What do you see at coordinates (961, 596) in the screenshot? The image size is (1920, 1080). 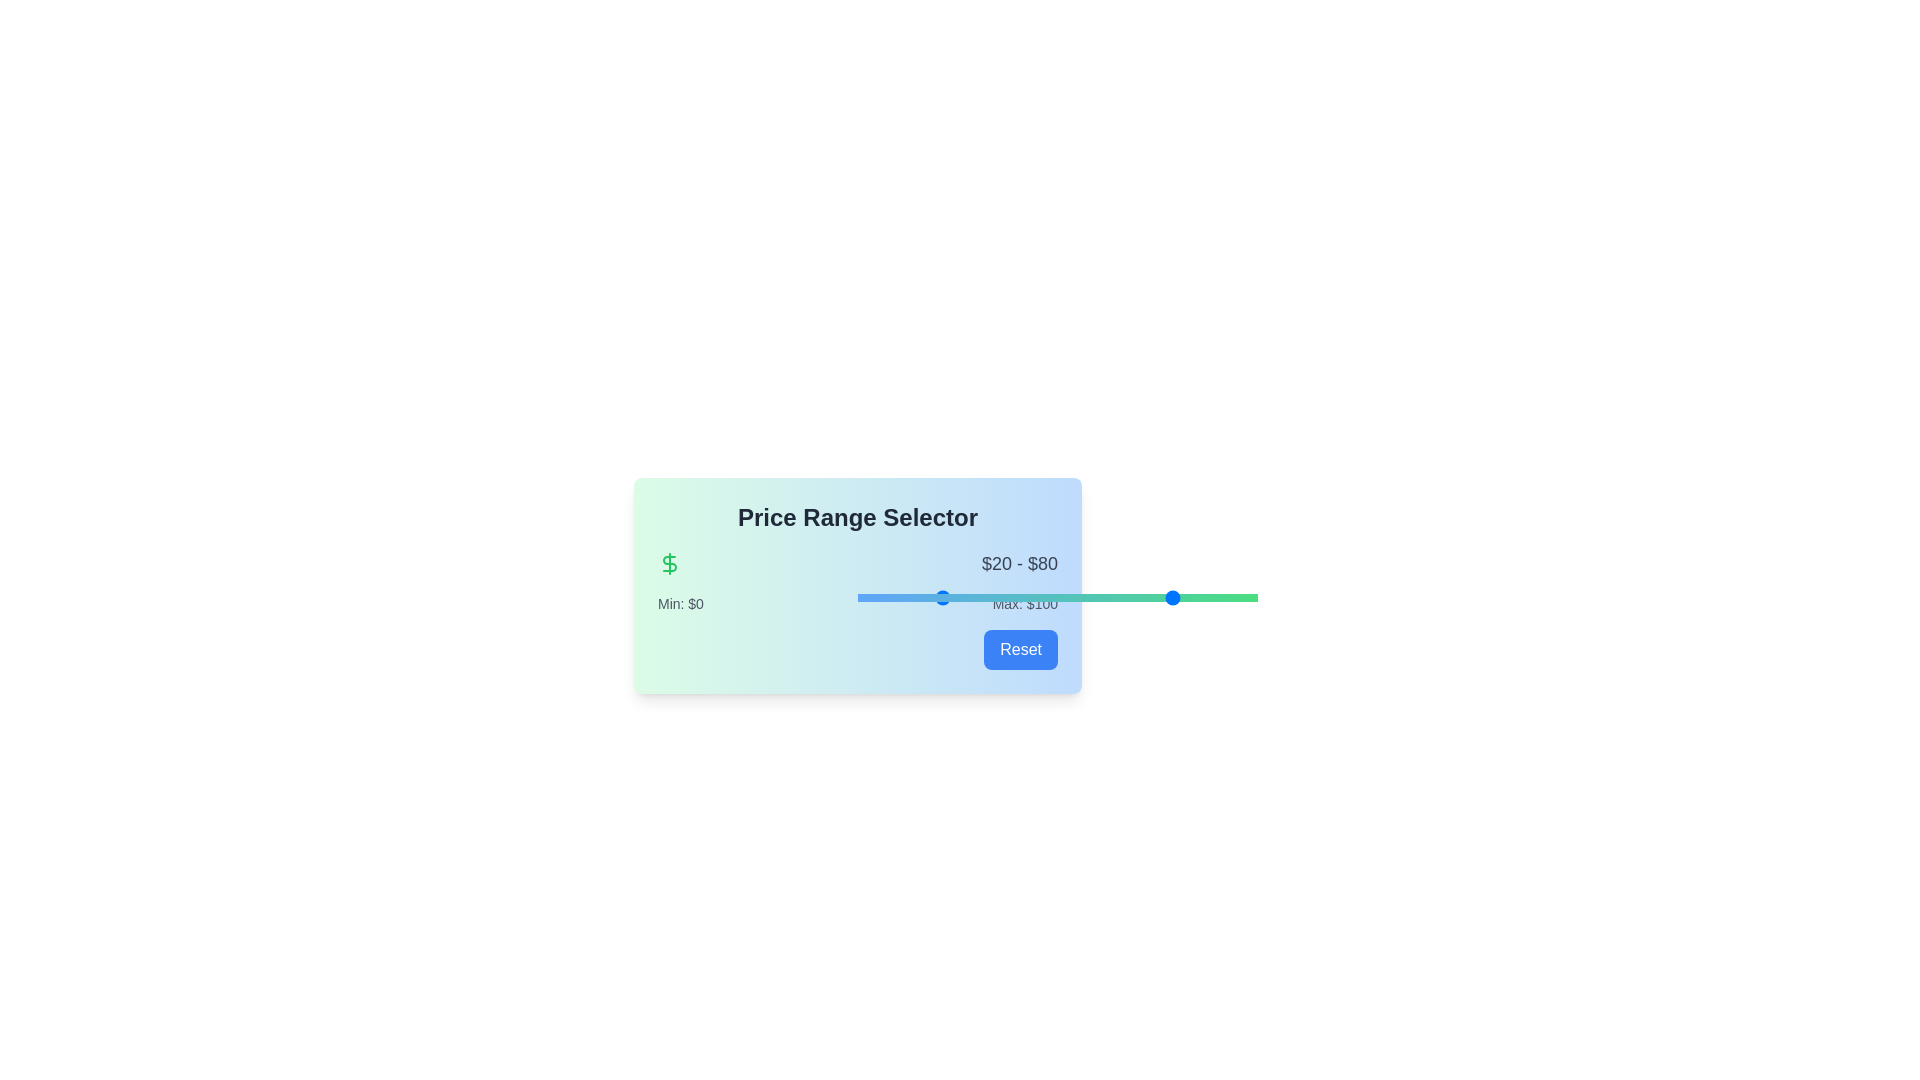 I see `the slider` at bounding box center [961, 596].